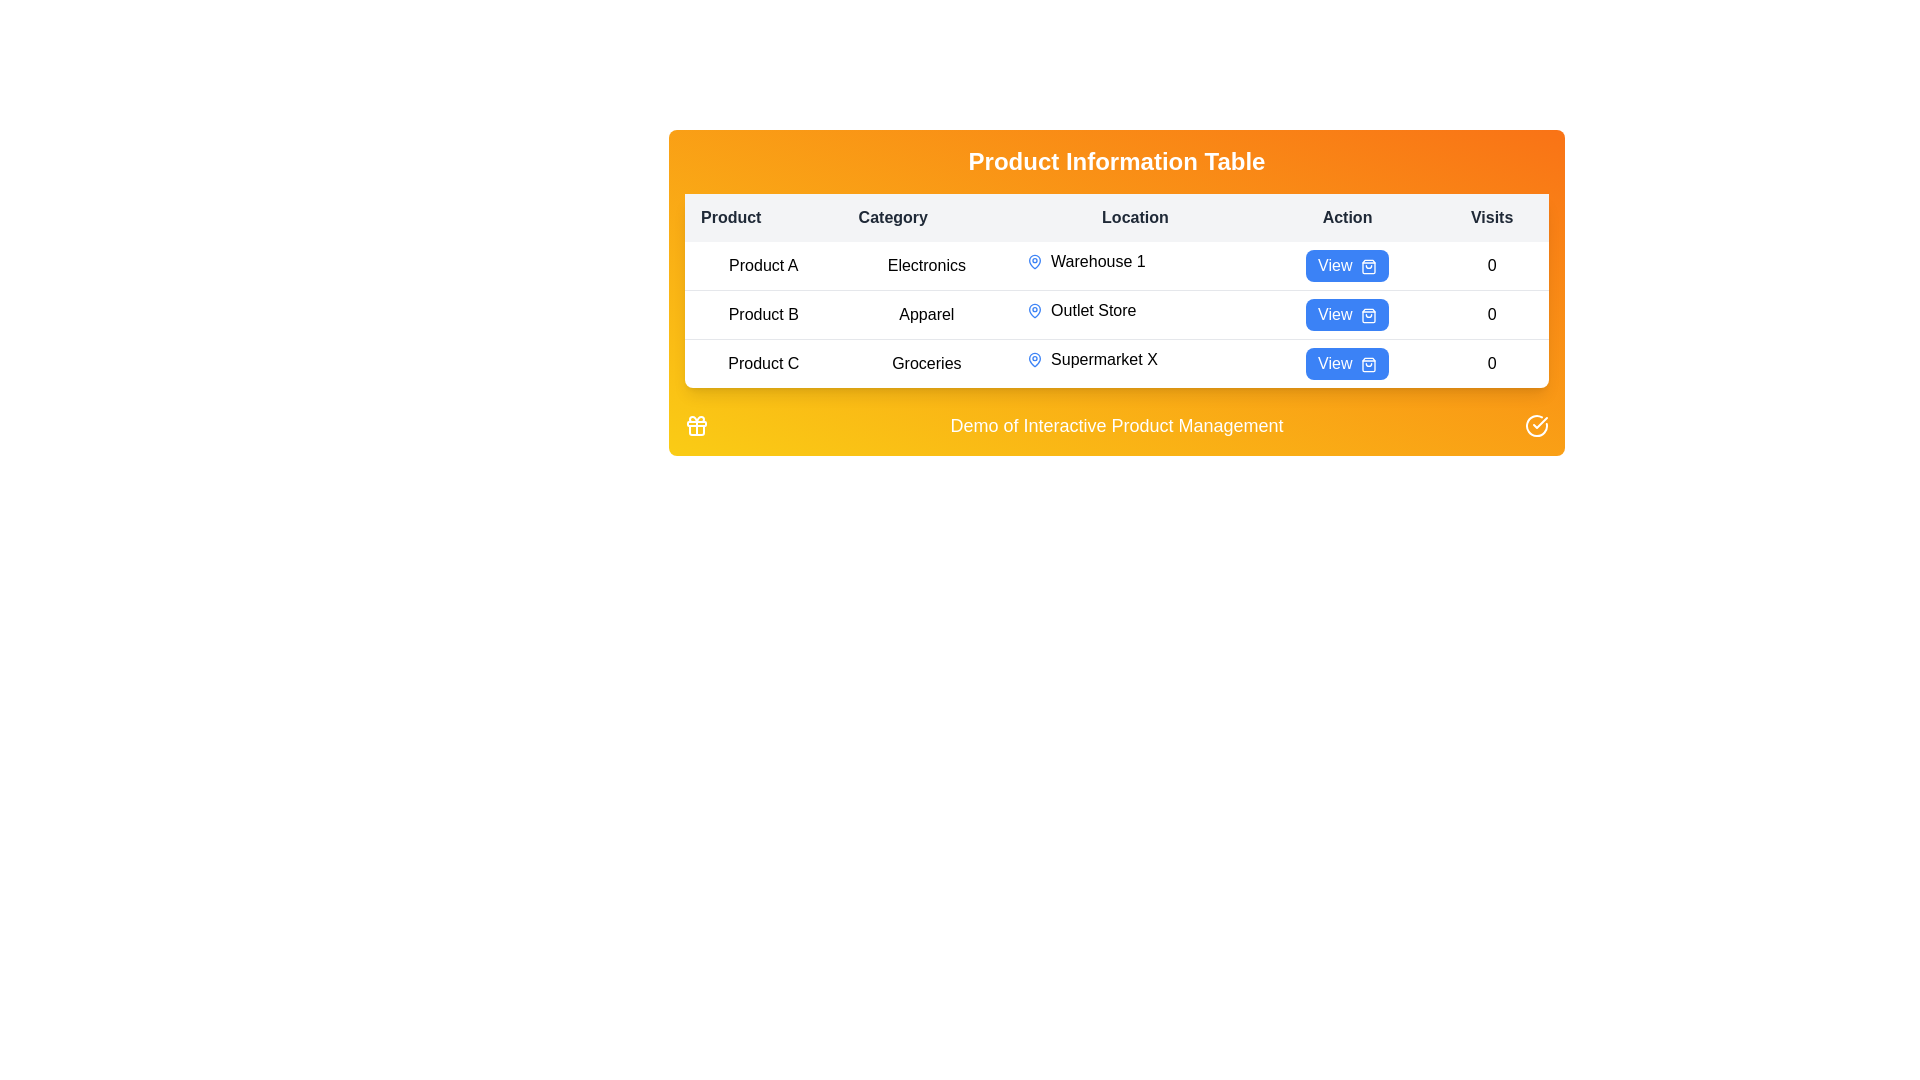 The image size is (1920, 1080). I want to click on the 'View' button with blue background and white text in the 'Action' column of the second row of the 'Product Information Table', so click(1347, 315).